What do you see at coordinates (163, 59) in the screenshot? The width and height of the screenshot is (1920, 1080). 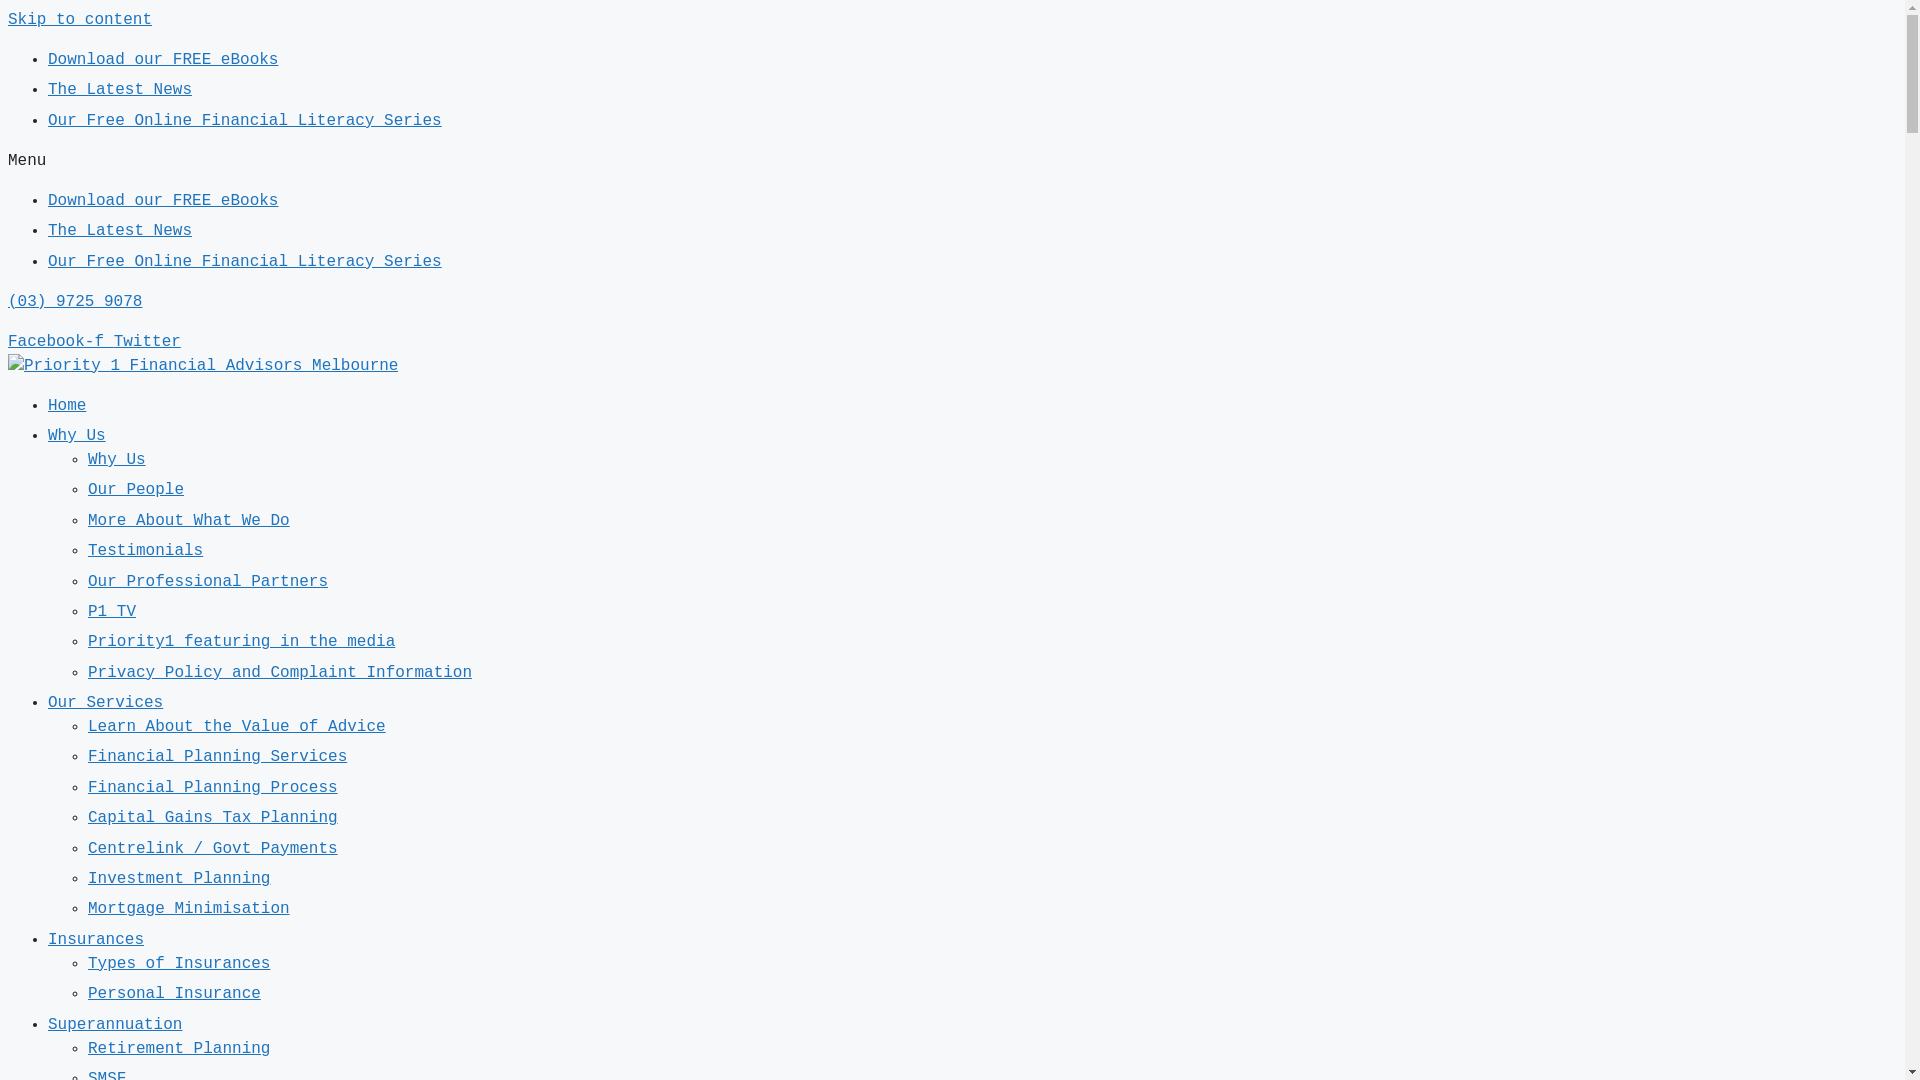 I see `'Download our FREE eBooks'` at bounding box center [163, 59].